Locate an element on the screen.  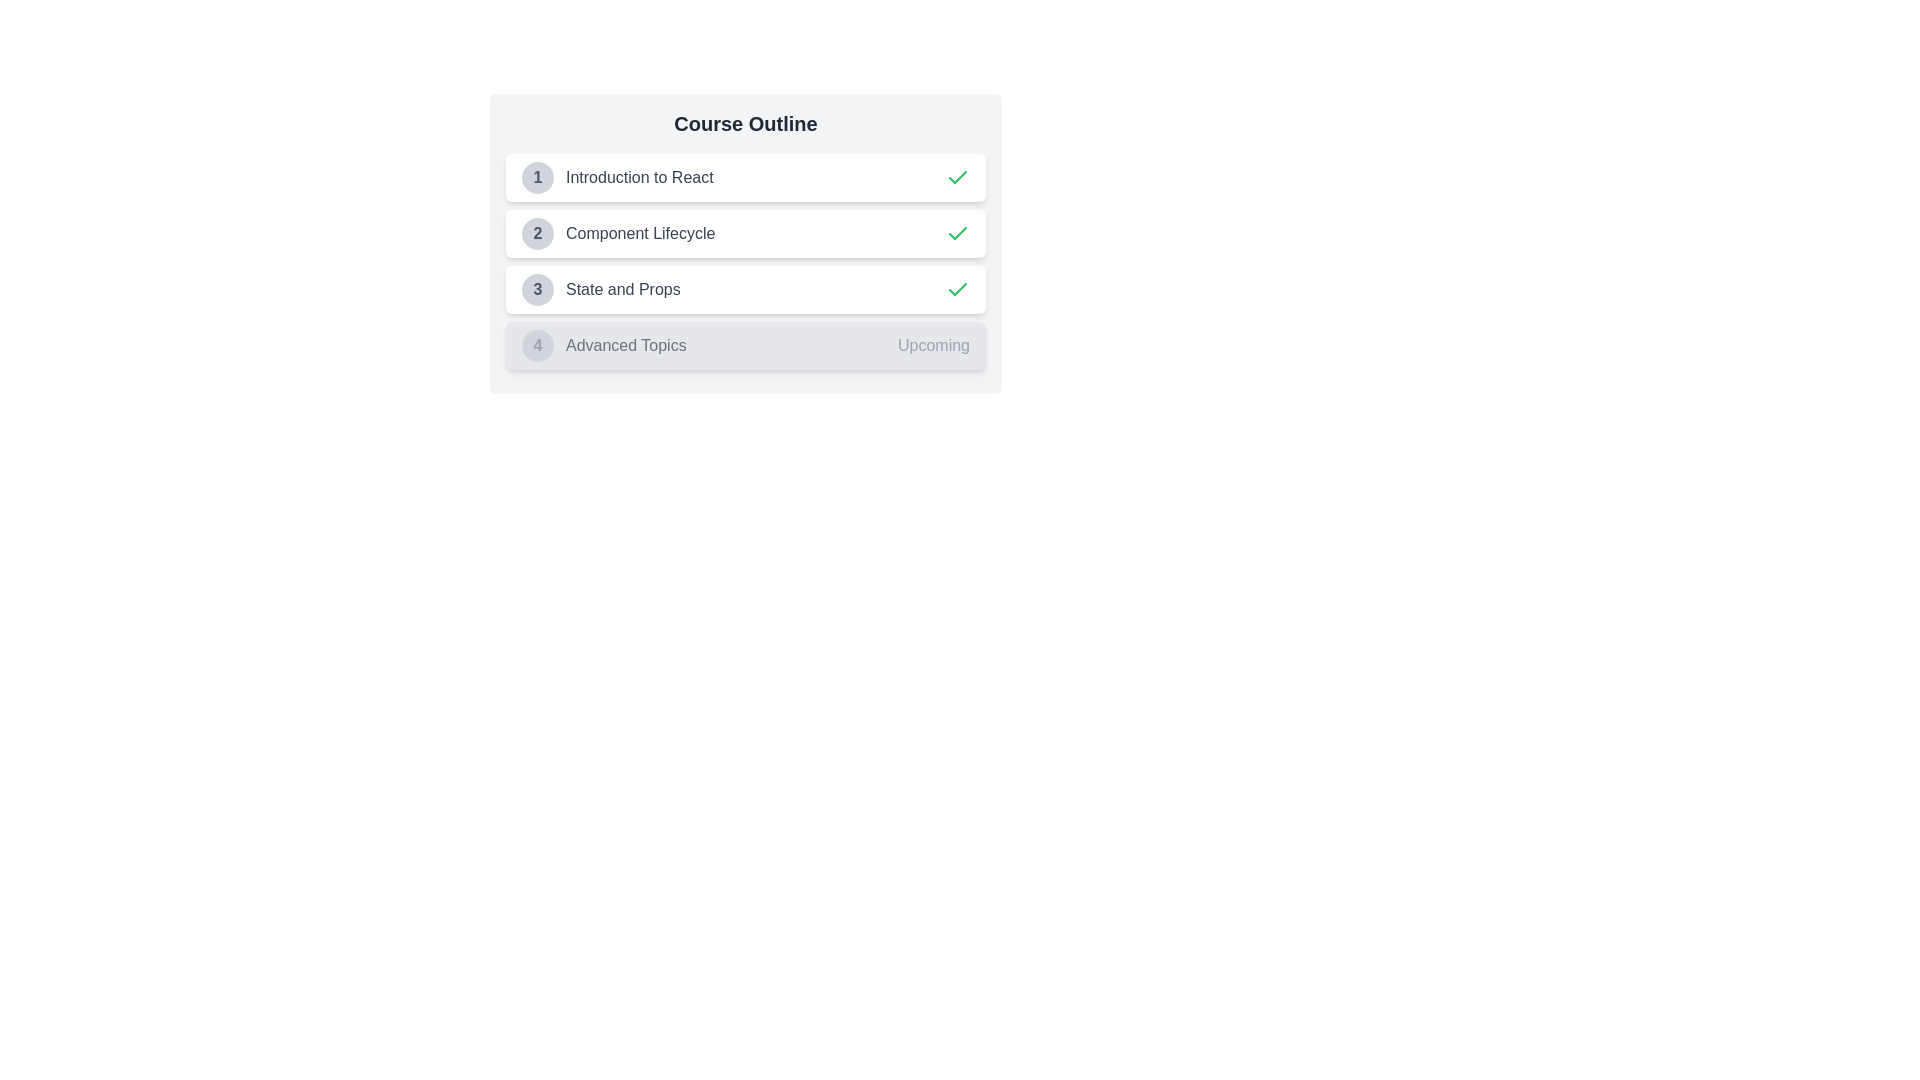
the 'State and Props' list item which is the third item in the Course Outline, featuring a bold number '3' in a circular gray background and a text label in lighter gray is located at coordinates (600, 289).